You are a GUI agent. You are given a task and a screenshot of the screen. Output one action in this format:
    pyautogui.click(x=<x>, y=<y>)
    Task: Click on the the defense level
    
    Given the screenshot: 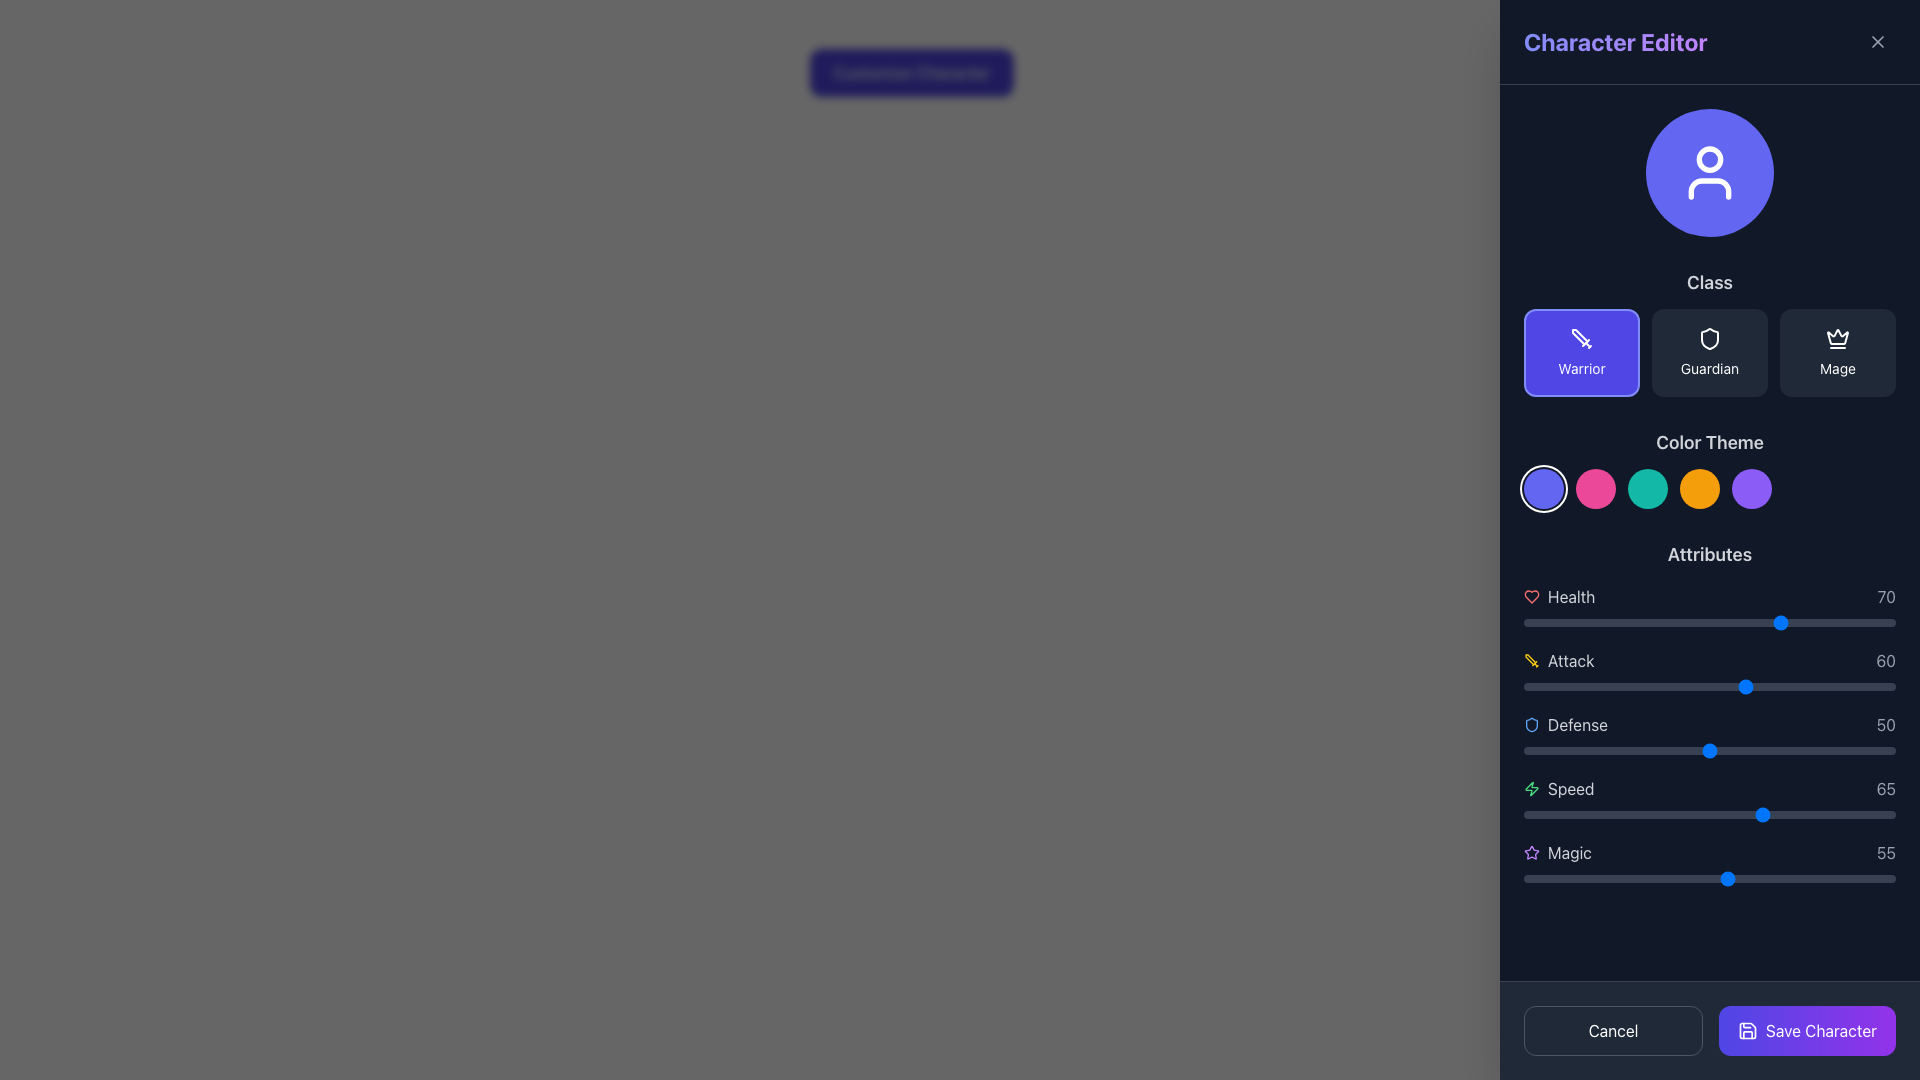 What is the action you would take?
    pyautogui.click(x=1799, y=751)
    